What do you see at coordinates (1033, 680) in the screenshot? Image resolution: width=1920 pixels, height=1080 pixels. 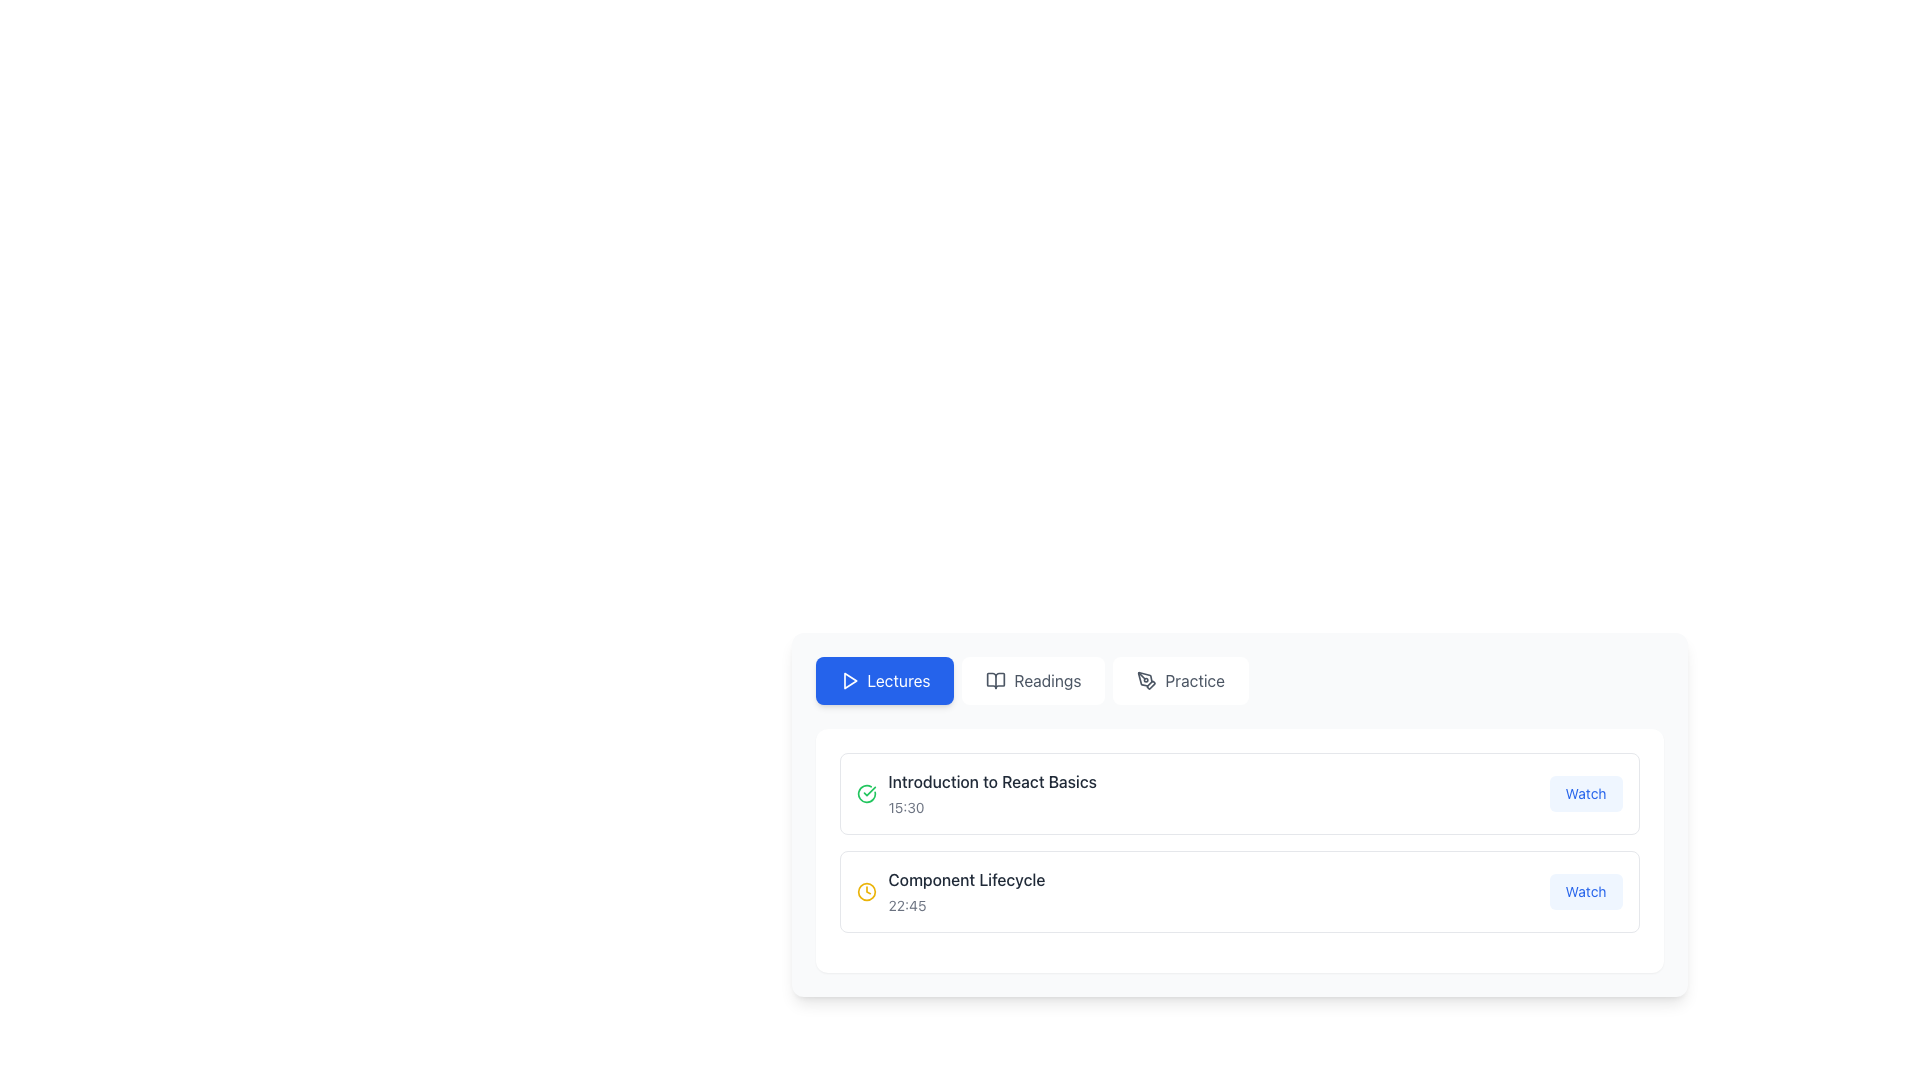 I see `the navigational button which directs users to readings or textual materials` at bounding box center [1033, 680].